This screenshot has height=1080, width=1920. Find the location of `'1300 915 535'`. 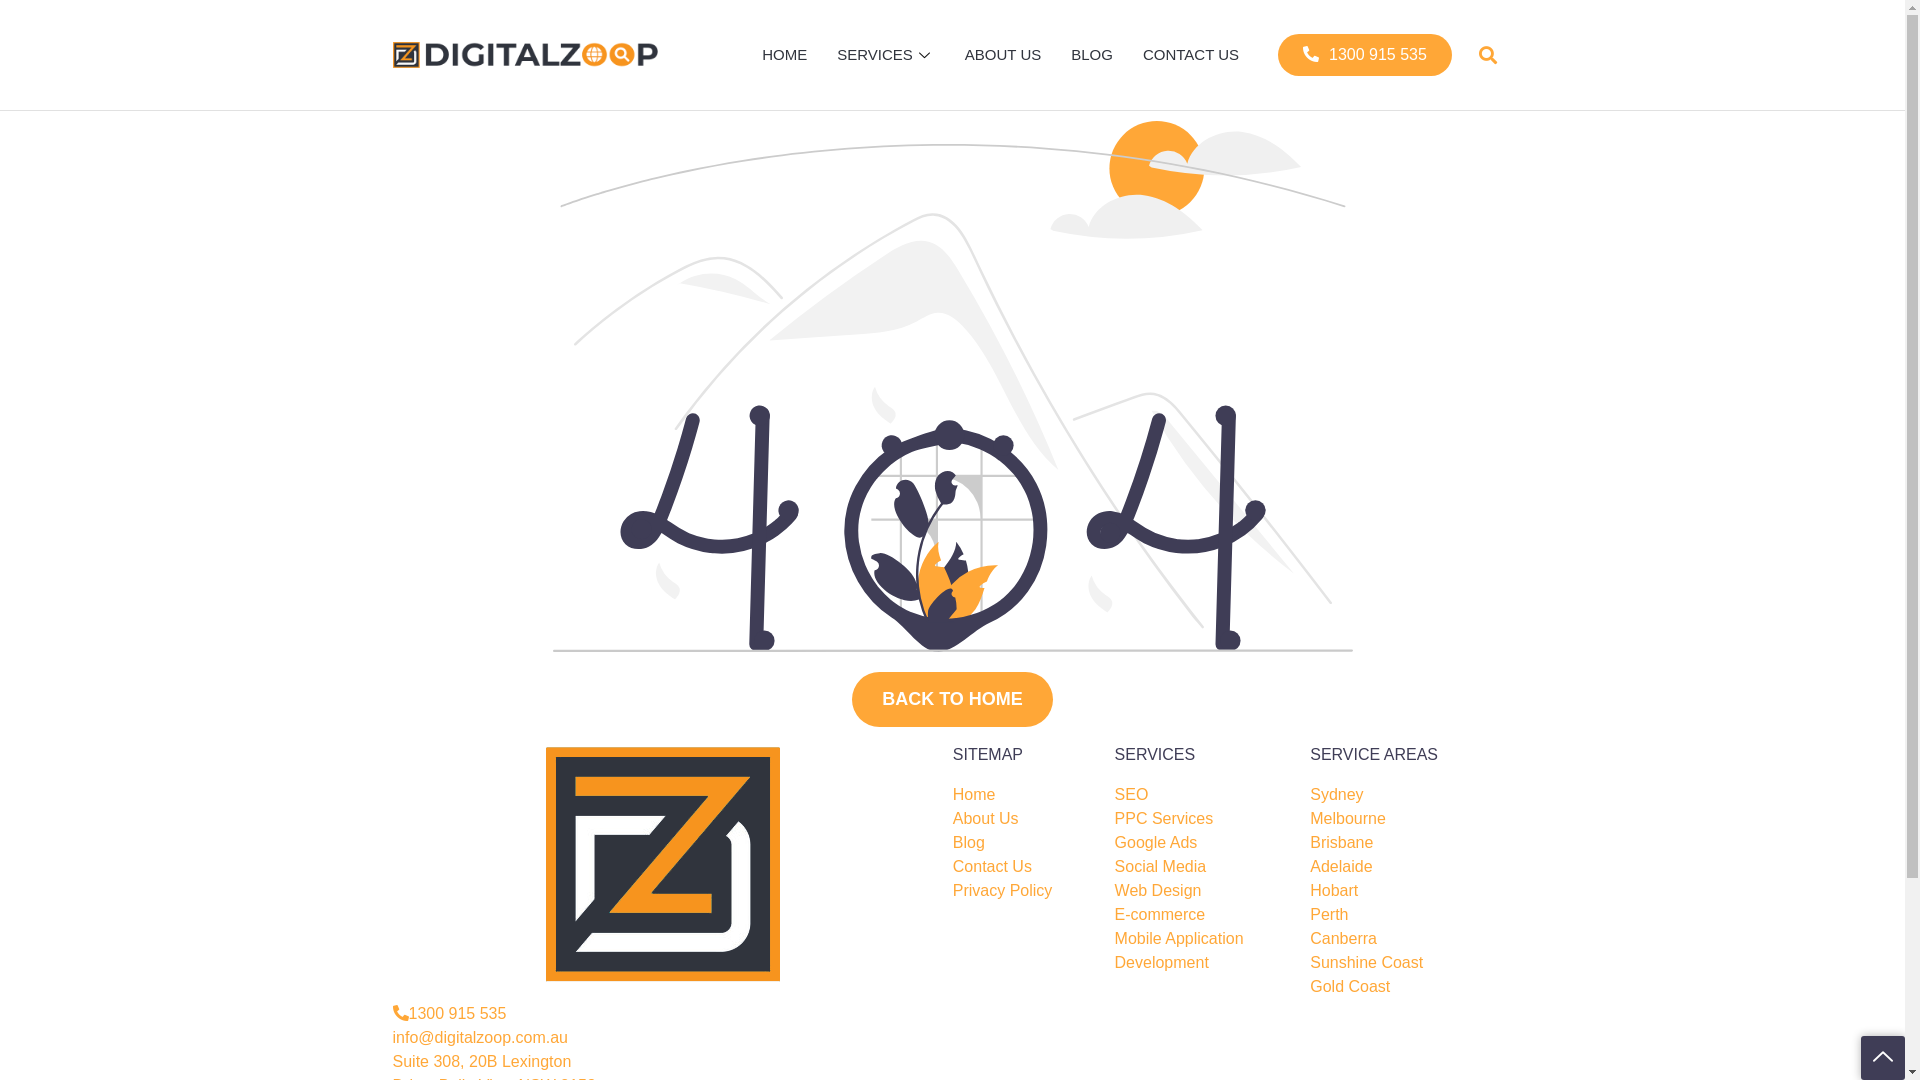

'1300 915 535' is located at coordinates (448, 1014).